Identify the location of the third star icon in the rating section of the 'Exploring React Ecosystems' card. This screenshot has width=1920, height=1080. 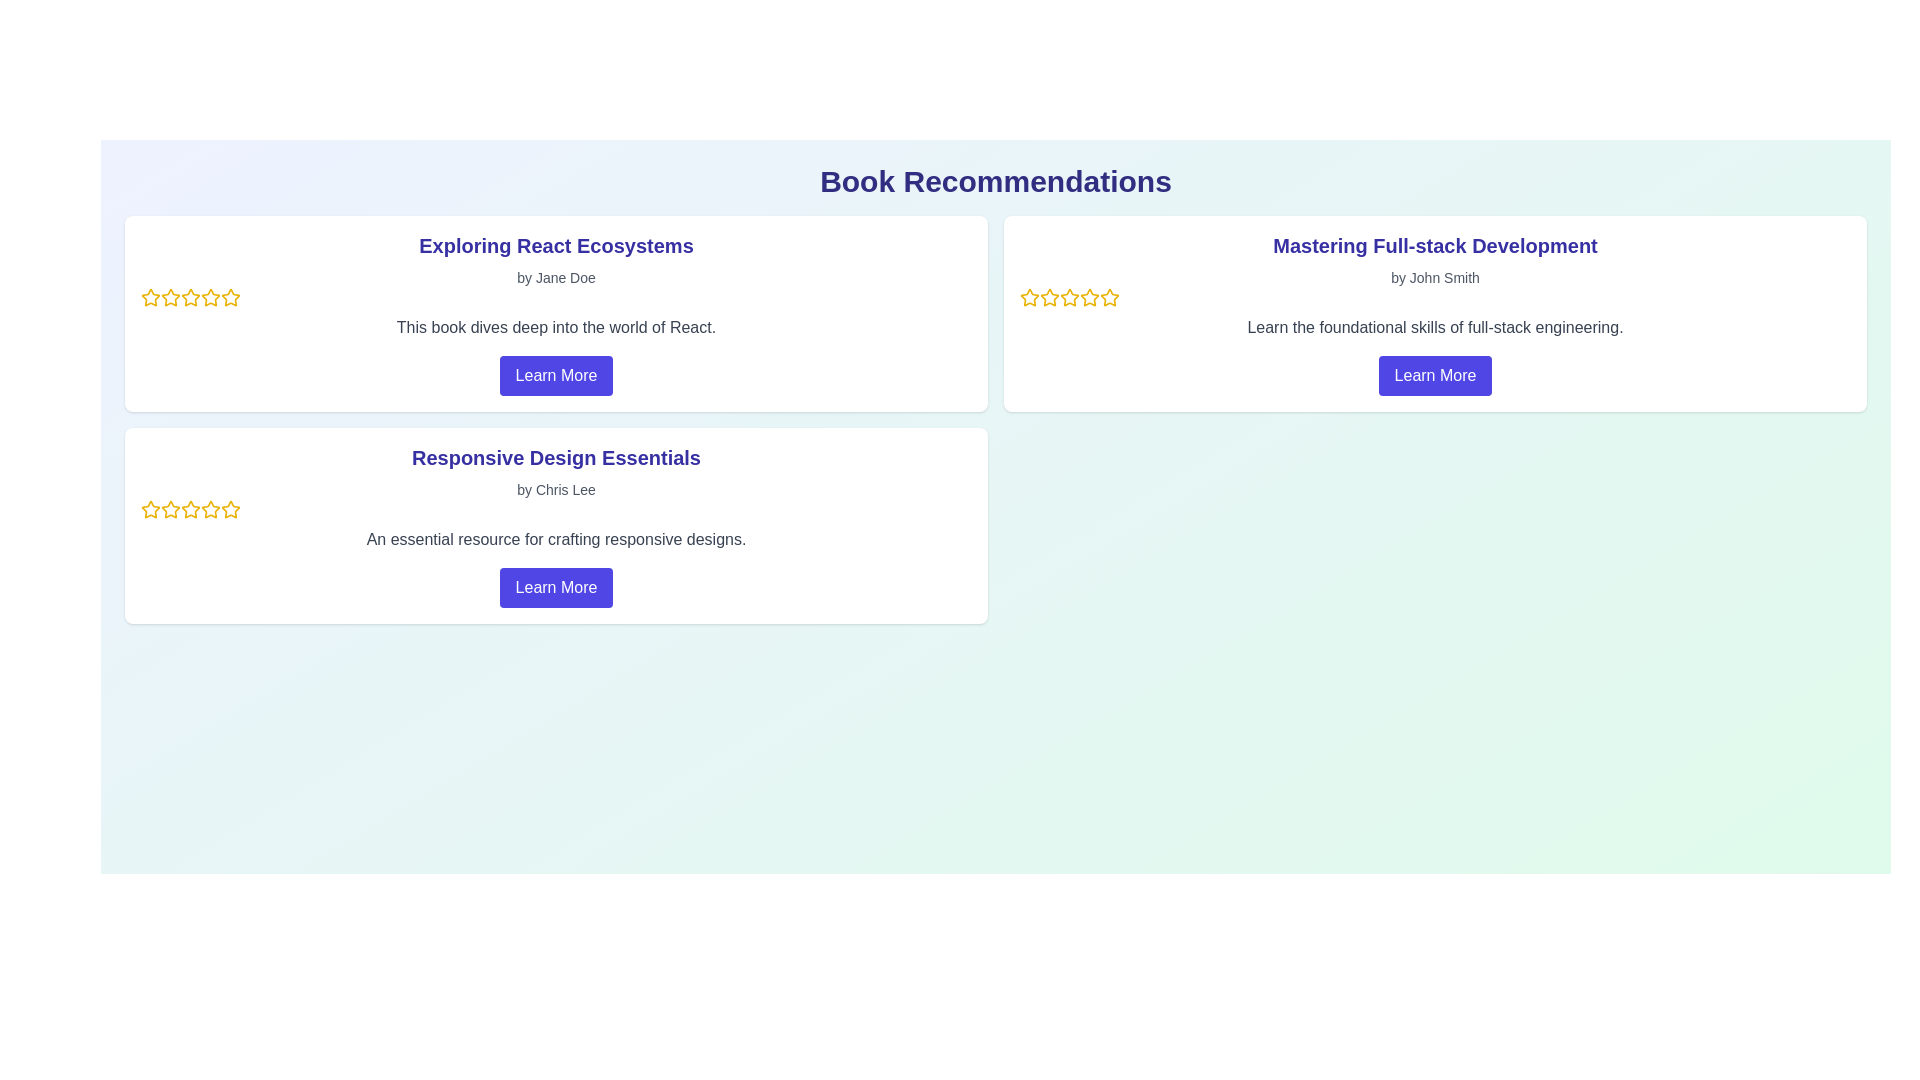
(211, 297).